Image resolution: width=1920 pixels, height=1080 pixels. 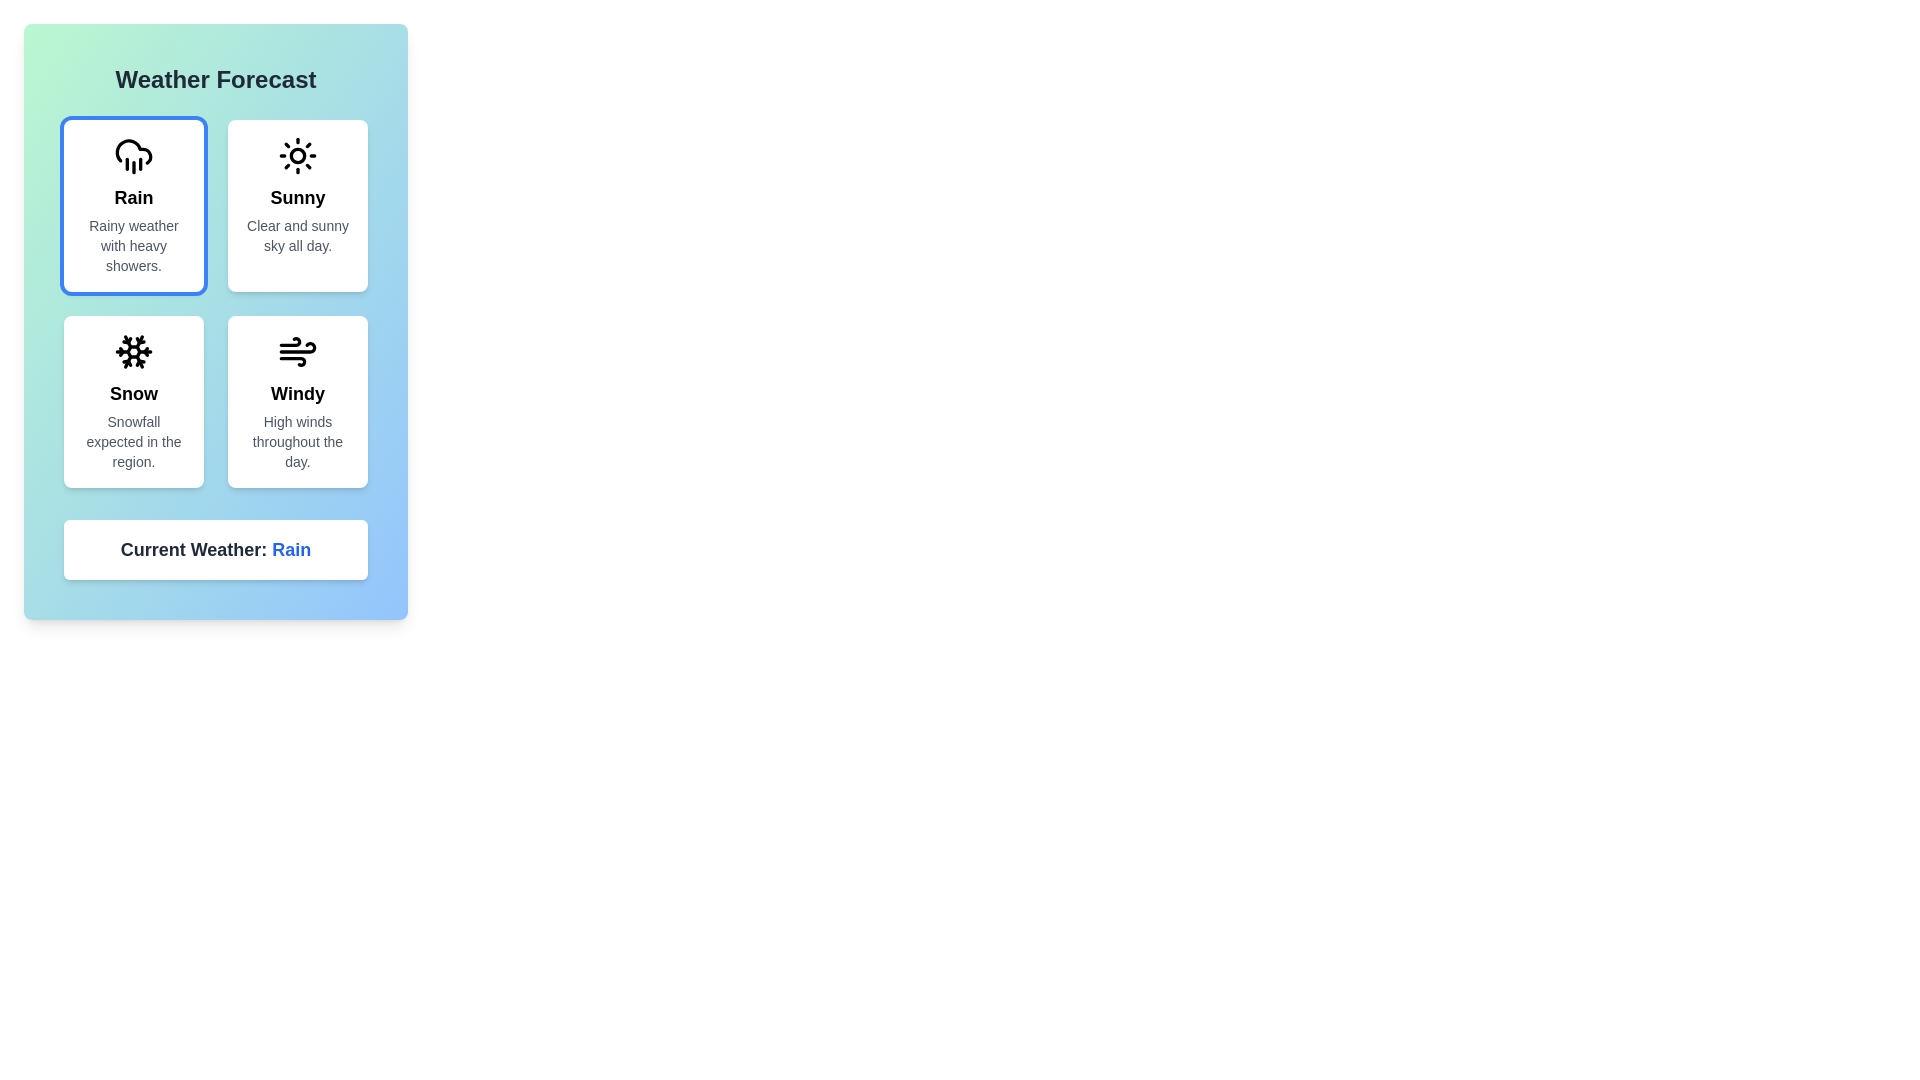 I want to click on the rain icon represented by the cloud with raindrops, located within the 'Rain' weather option in the top-left weather forecast card, so click(x=133, y=151).